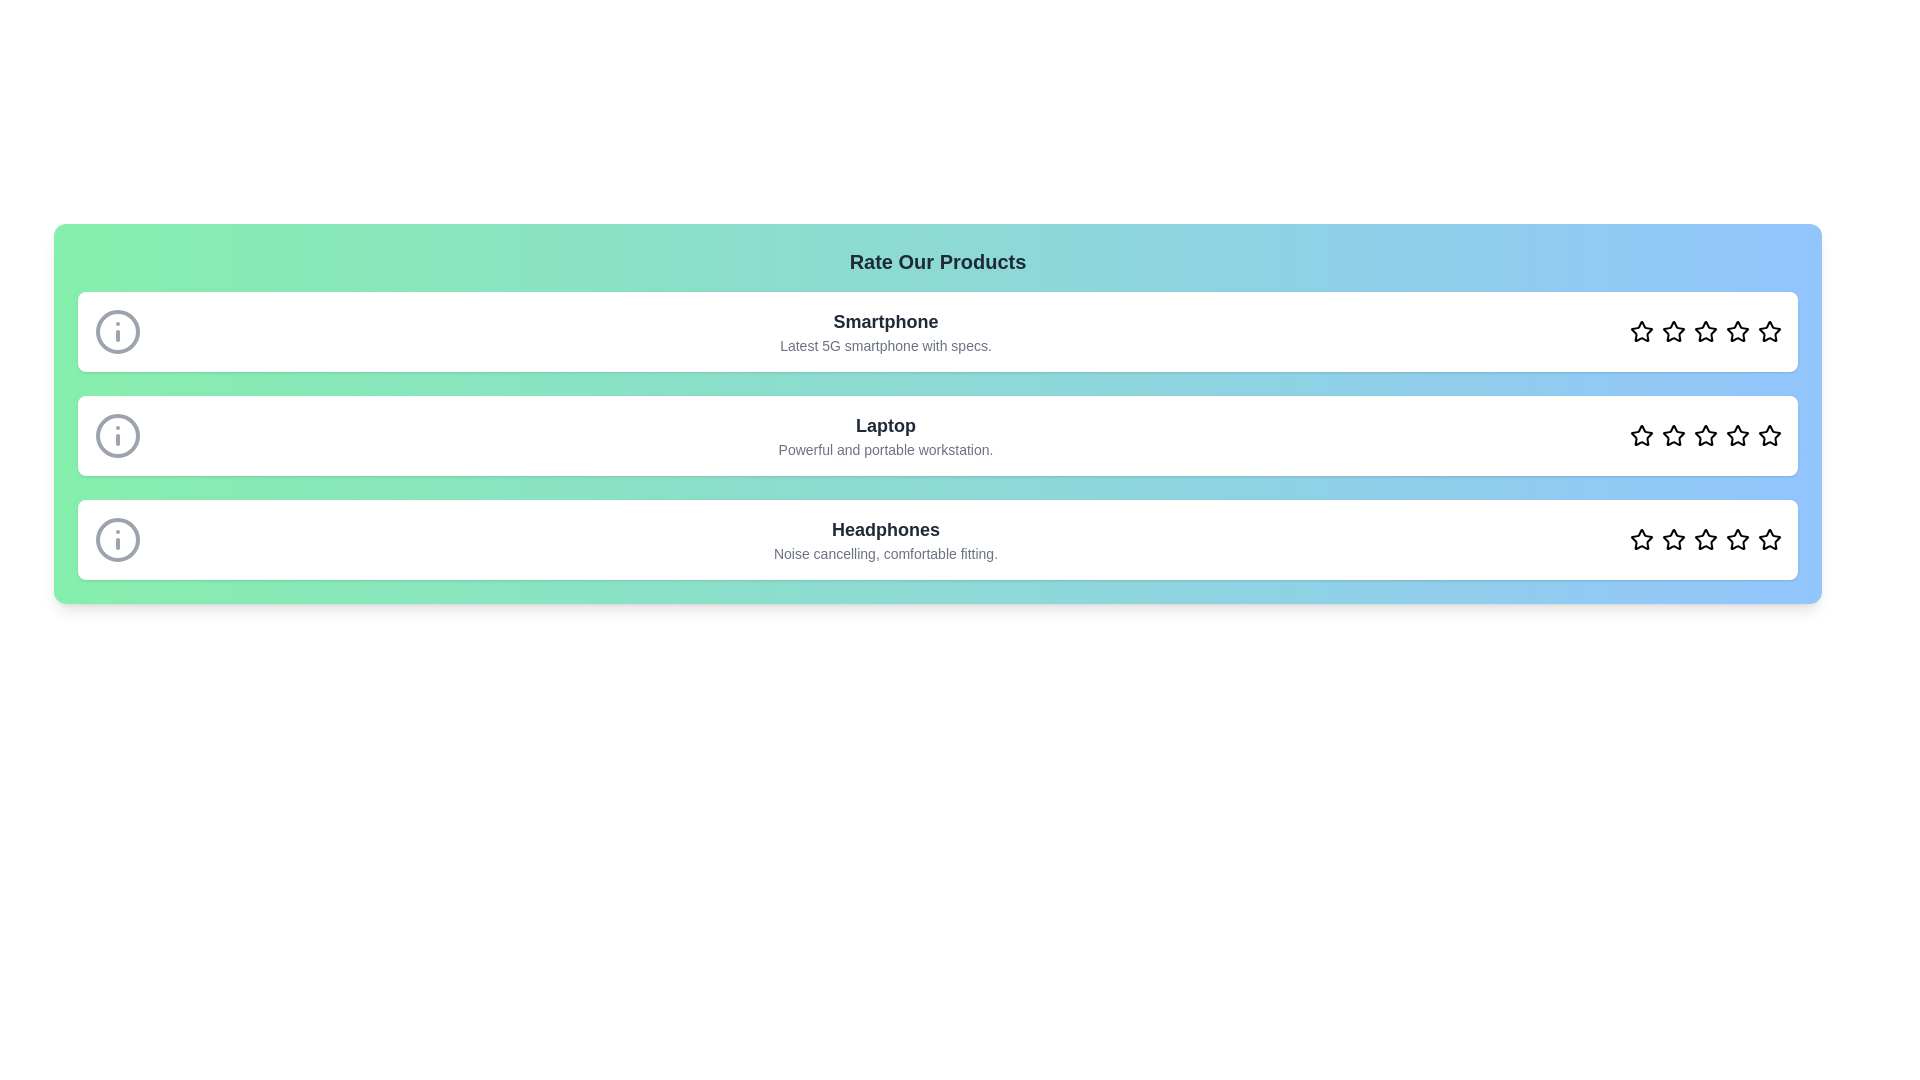 The height and width of the screenshot is (1080, 1920). I want to click on the star icon at the far right of the rating bar for the product 'Smartphone' to rate the product, so click(1769, 330).